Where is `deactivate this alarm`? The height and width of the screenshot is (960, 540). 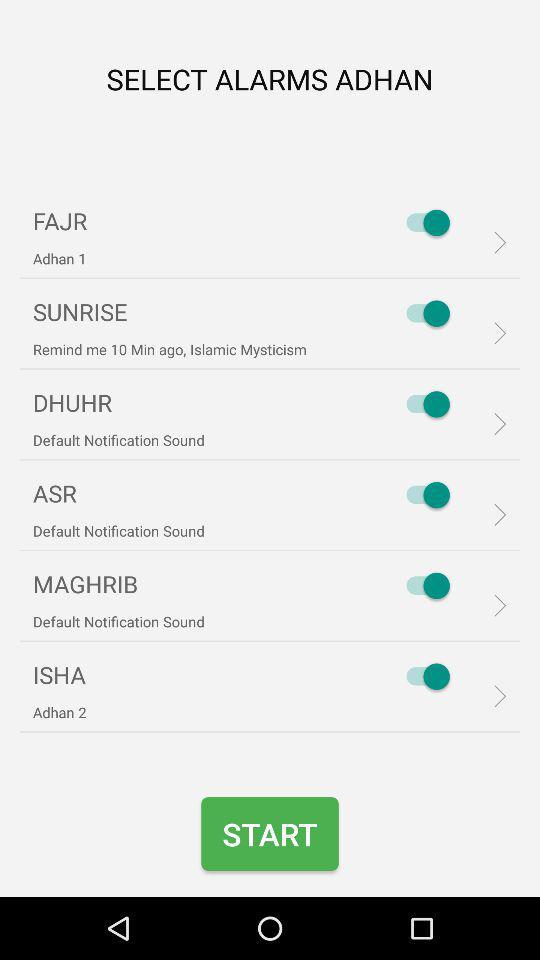
deactivate this alarm is located at coordinates (422, 222).